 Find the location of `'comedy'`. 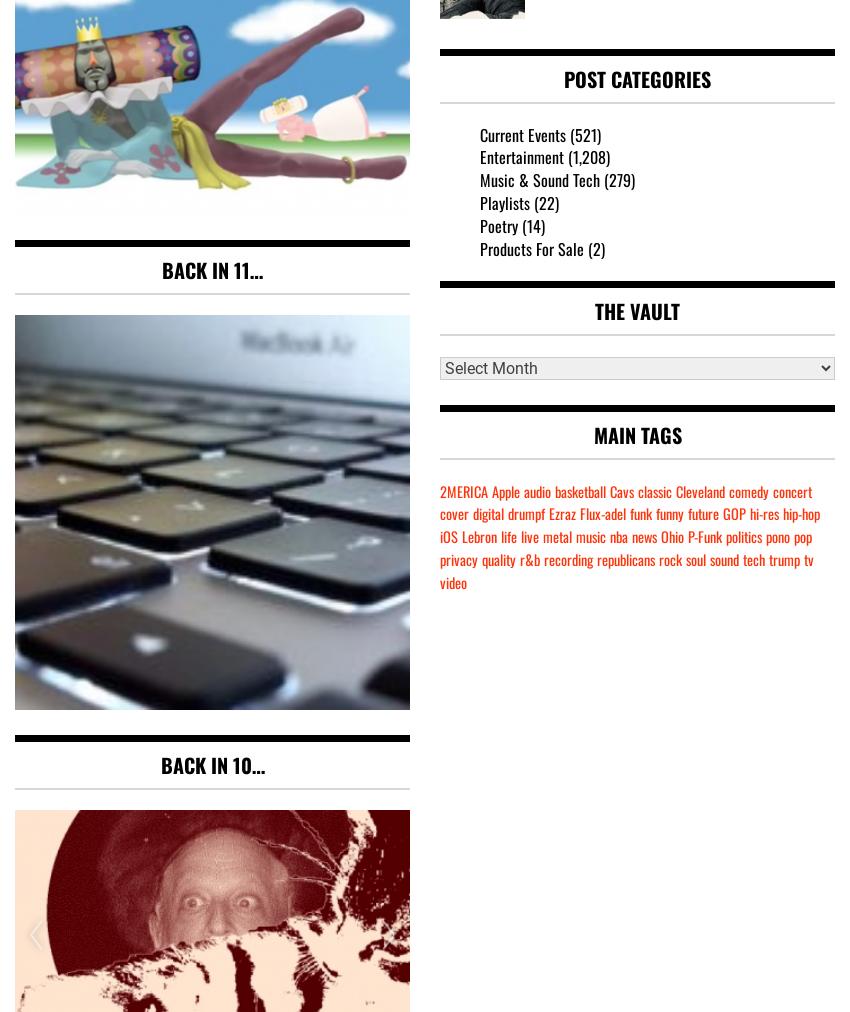

'comedy' is located at coordinates (749, 490).